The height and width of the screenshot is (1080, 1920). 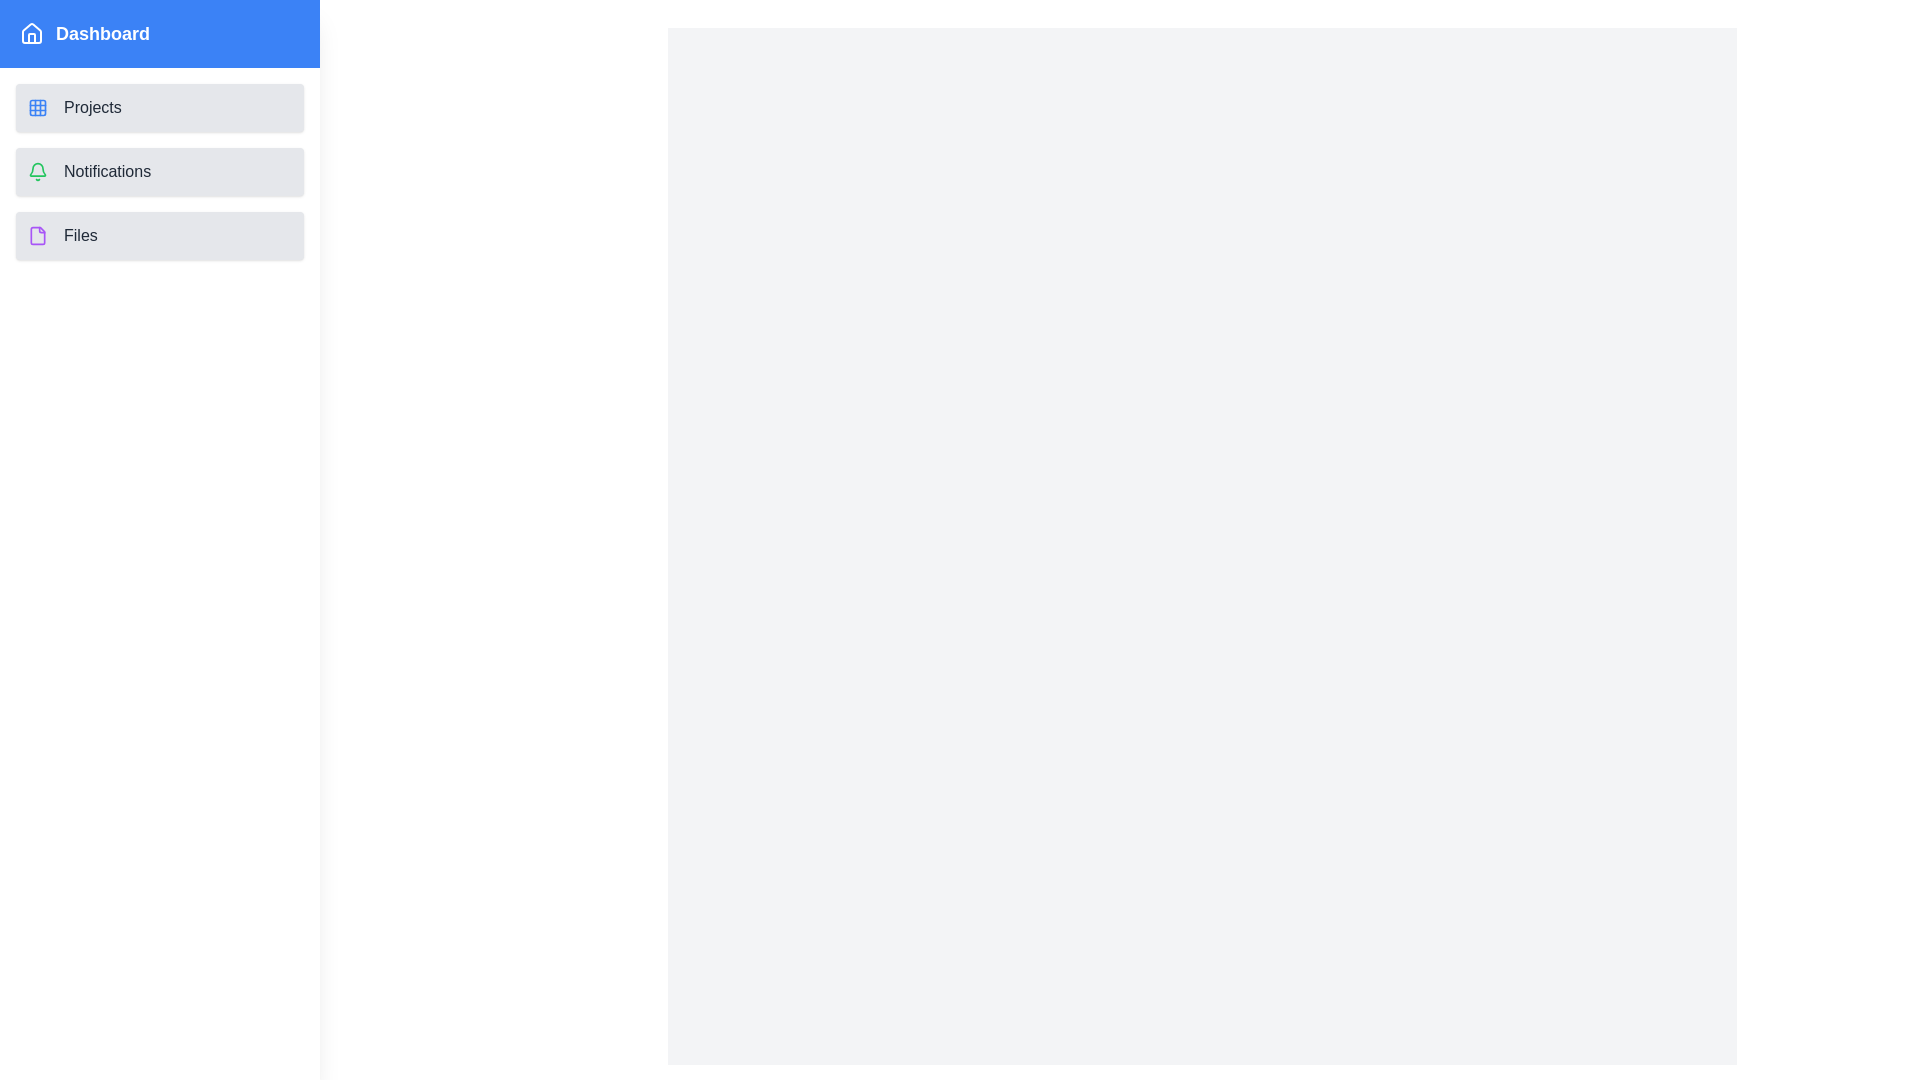 I want to click on the menu item Files in the drawer menu, so click(x=158, y=234).